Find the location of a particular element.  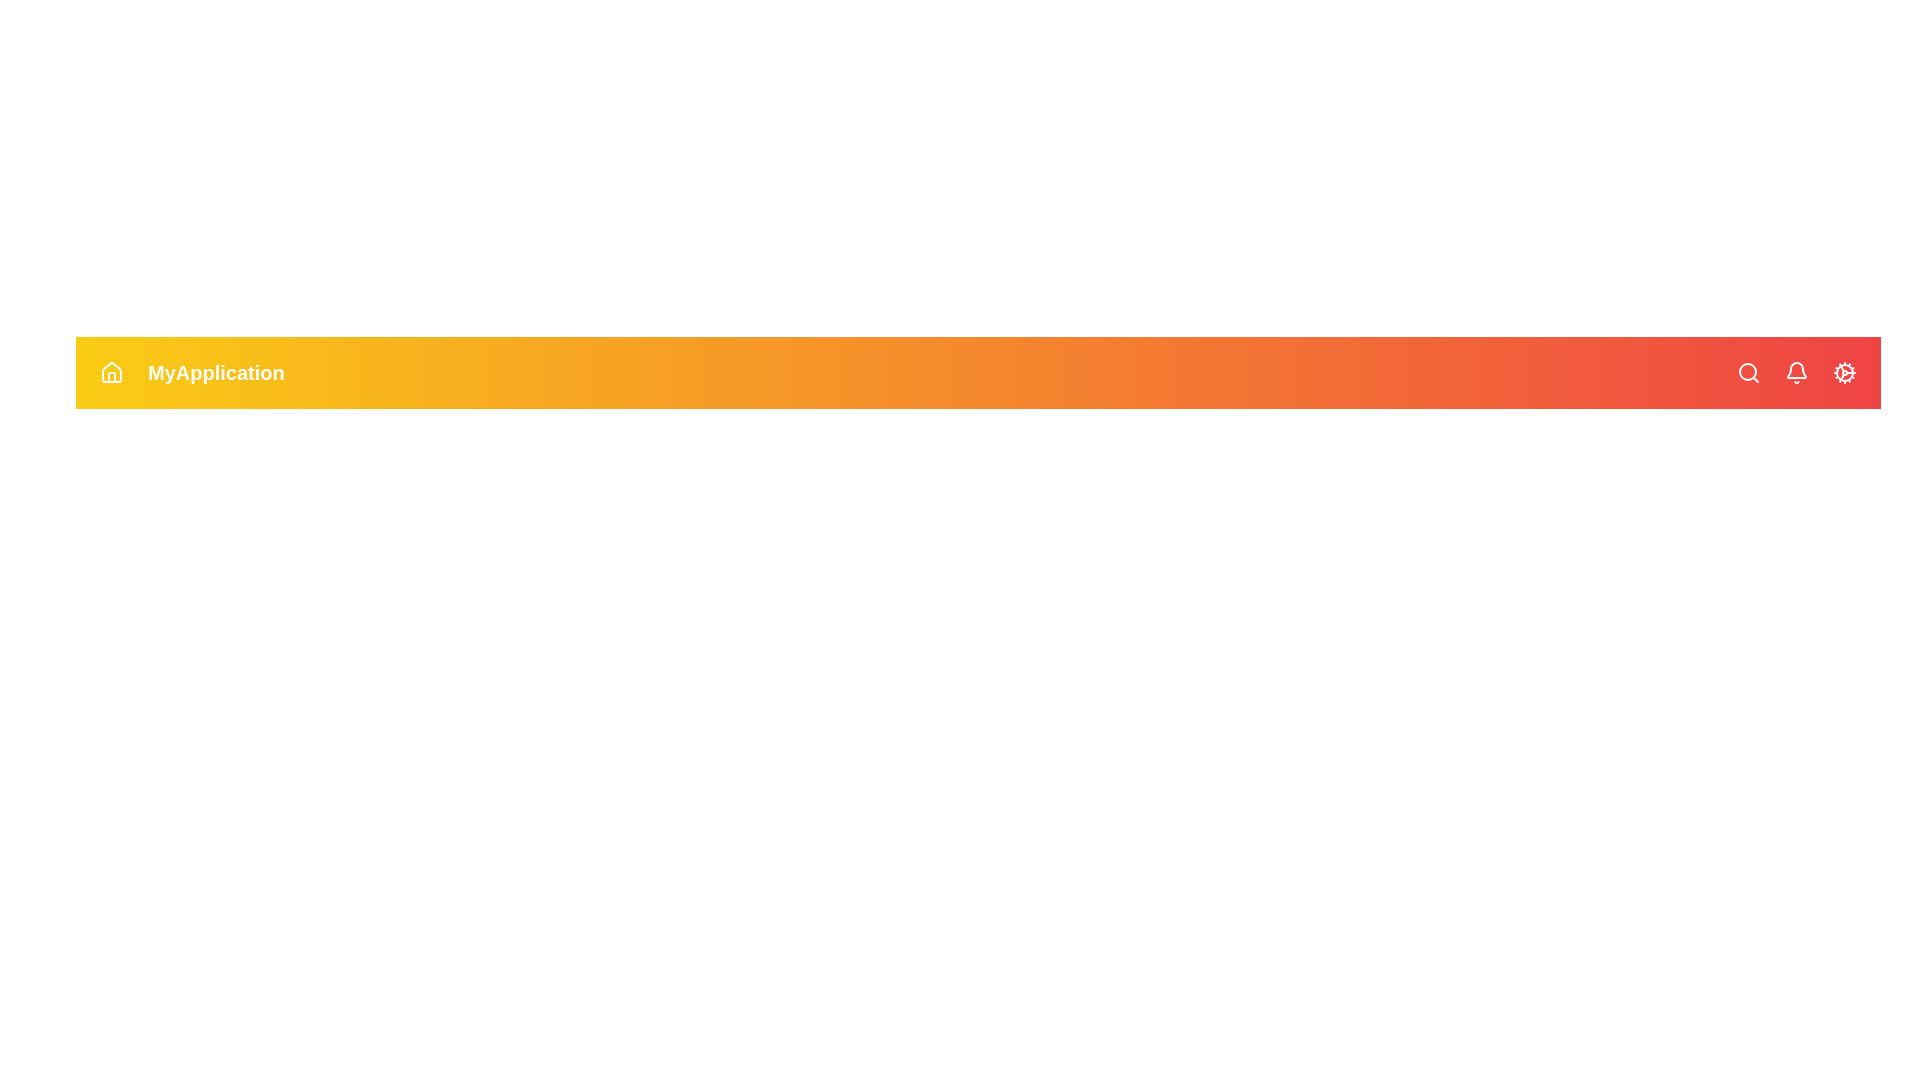

the circle element that forms the lens of the magnifying glass icon, which represents the search functionality in the top-right section of the application interface is located at coordinates (1746, 371).